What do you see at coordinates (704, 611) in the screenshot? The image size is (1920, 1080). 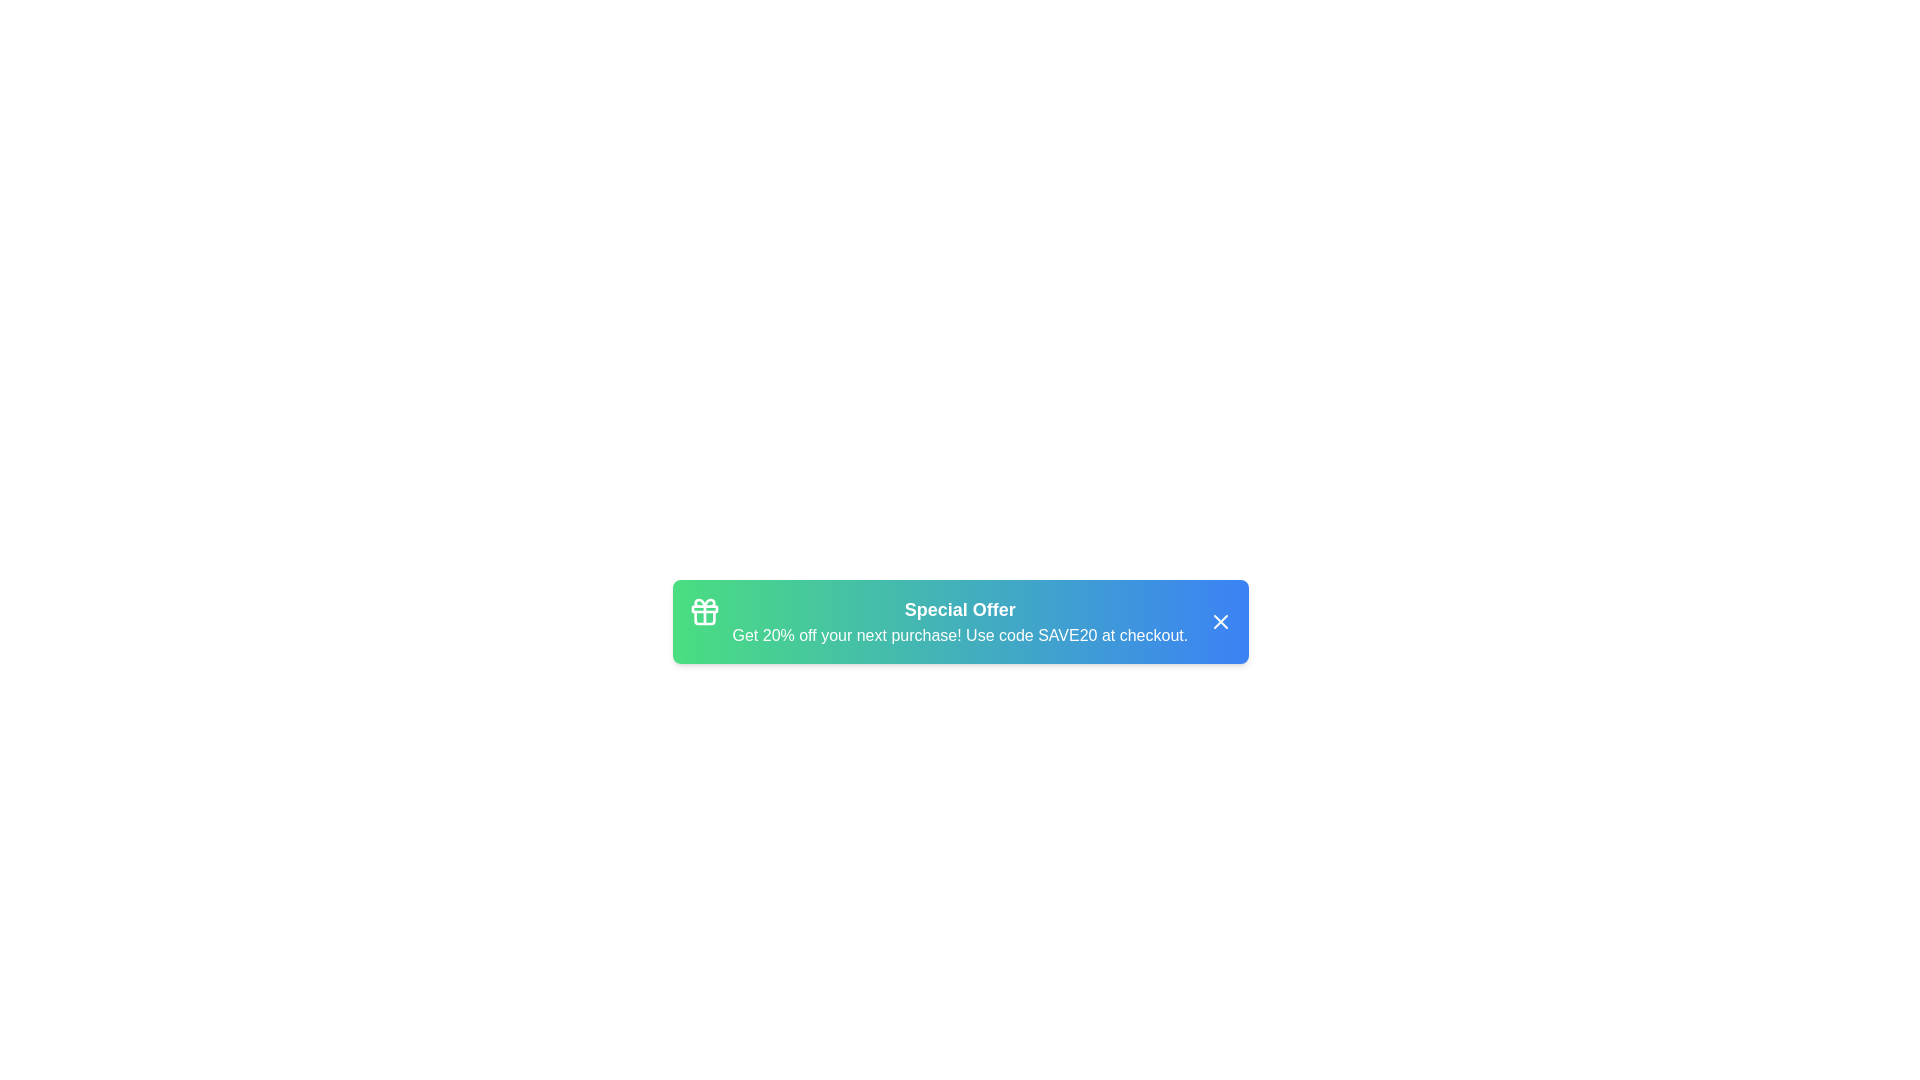 I see `the gift icon to interact with it` at bounding box center [704, 611].